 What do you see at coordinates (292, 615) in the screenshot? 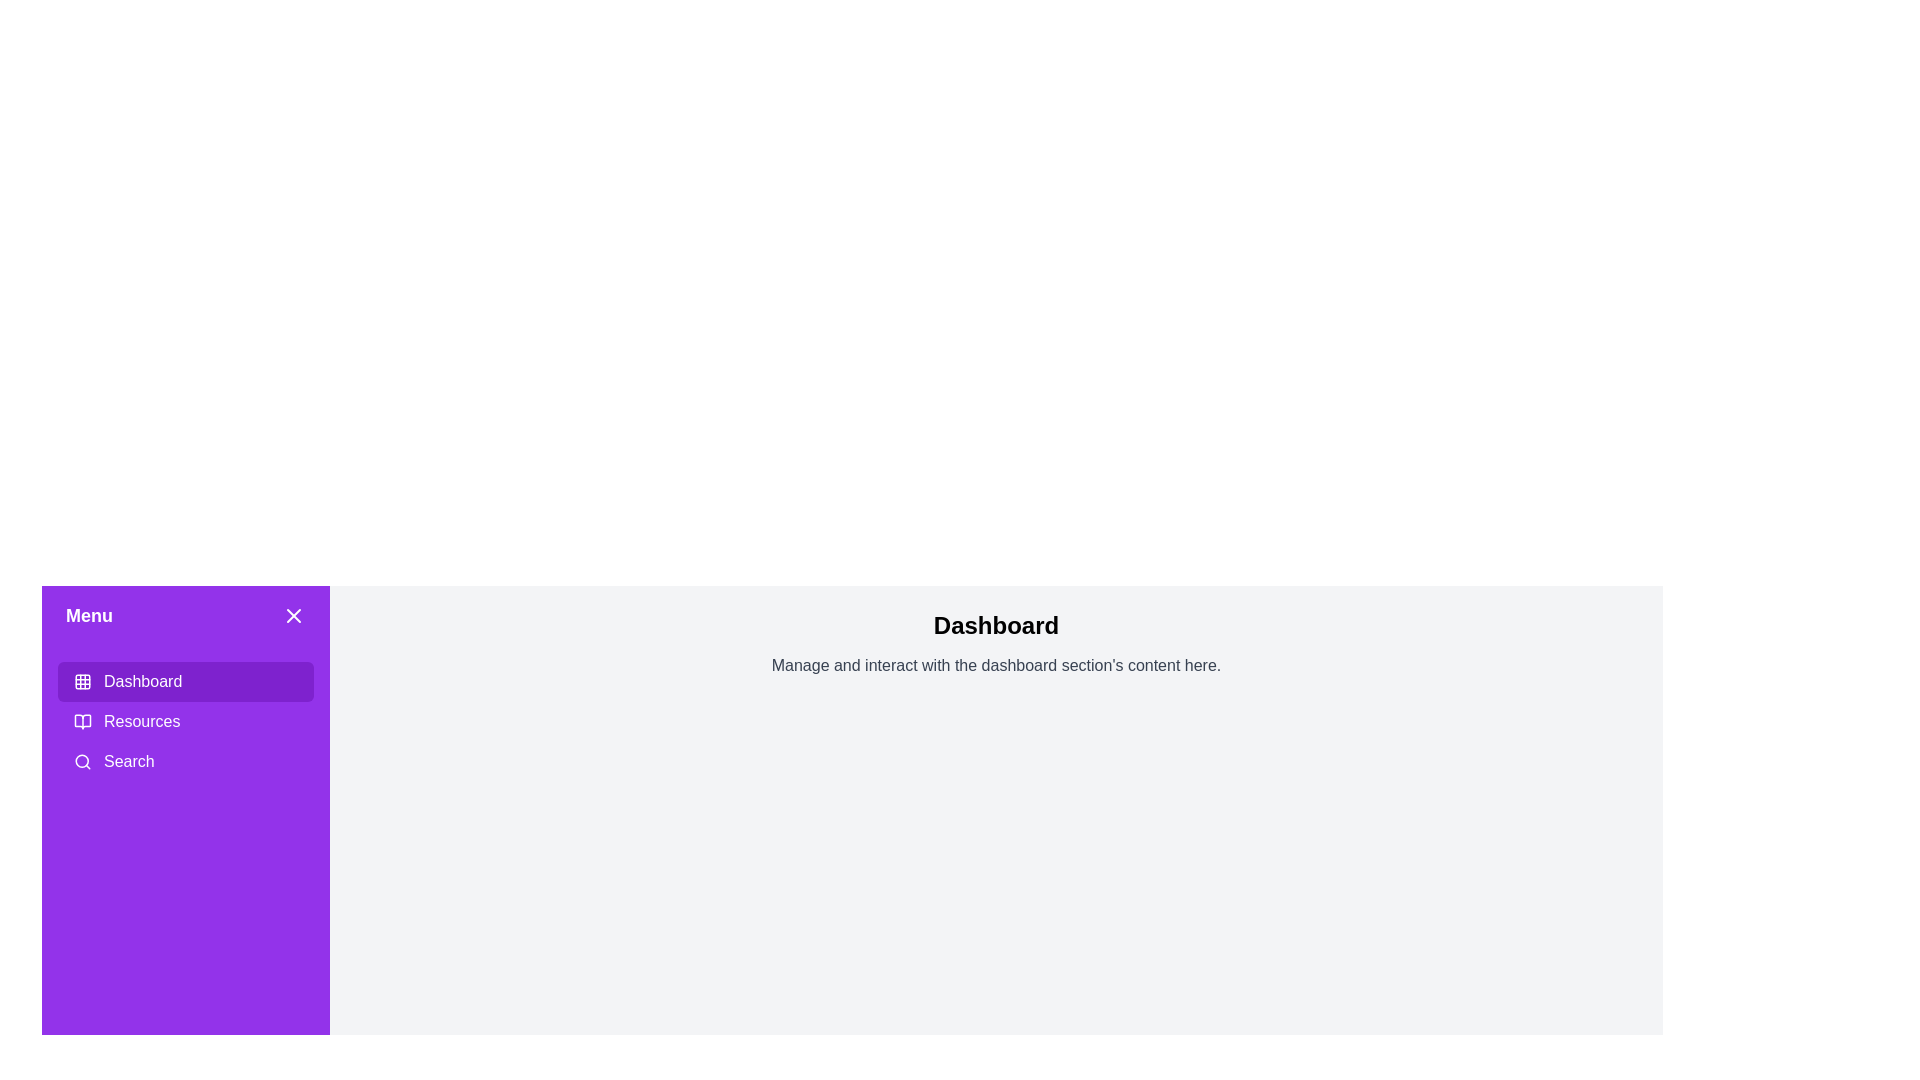
I see `the close icon represented by an 'X' shape located in the top-right corner of the purple sidebar area to trigger a tooltip or highlight effect` at bounding box center [292, 615].